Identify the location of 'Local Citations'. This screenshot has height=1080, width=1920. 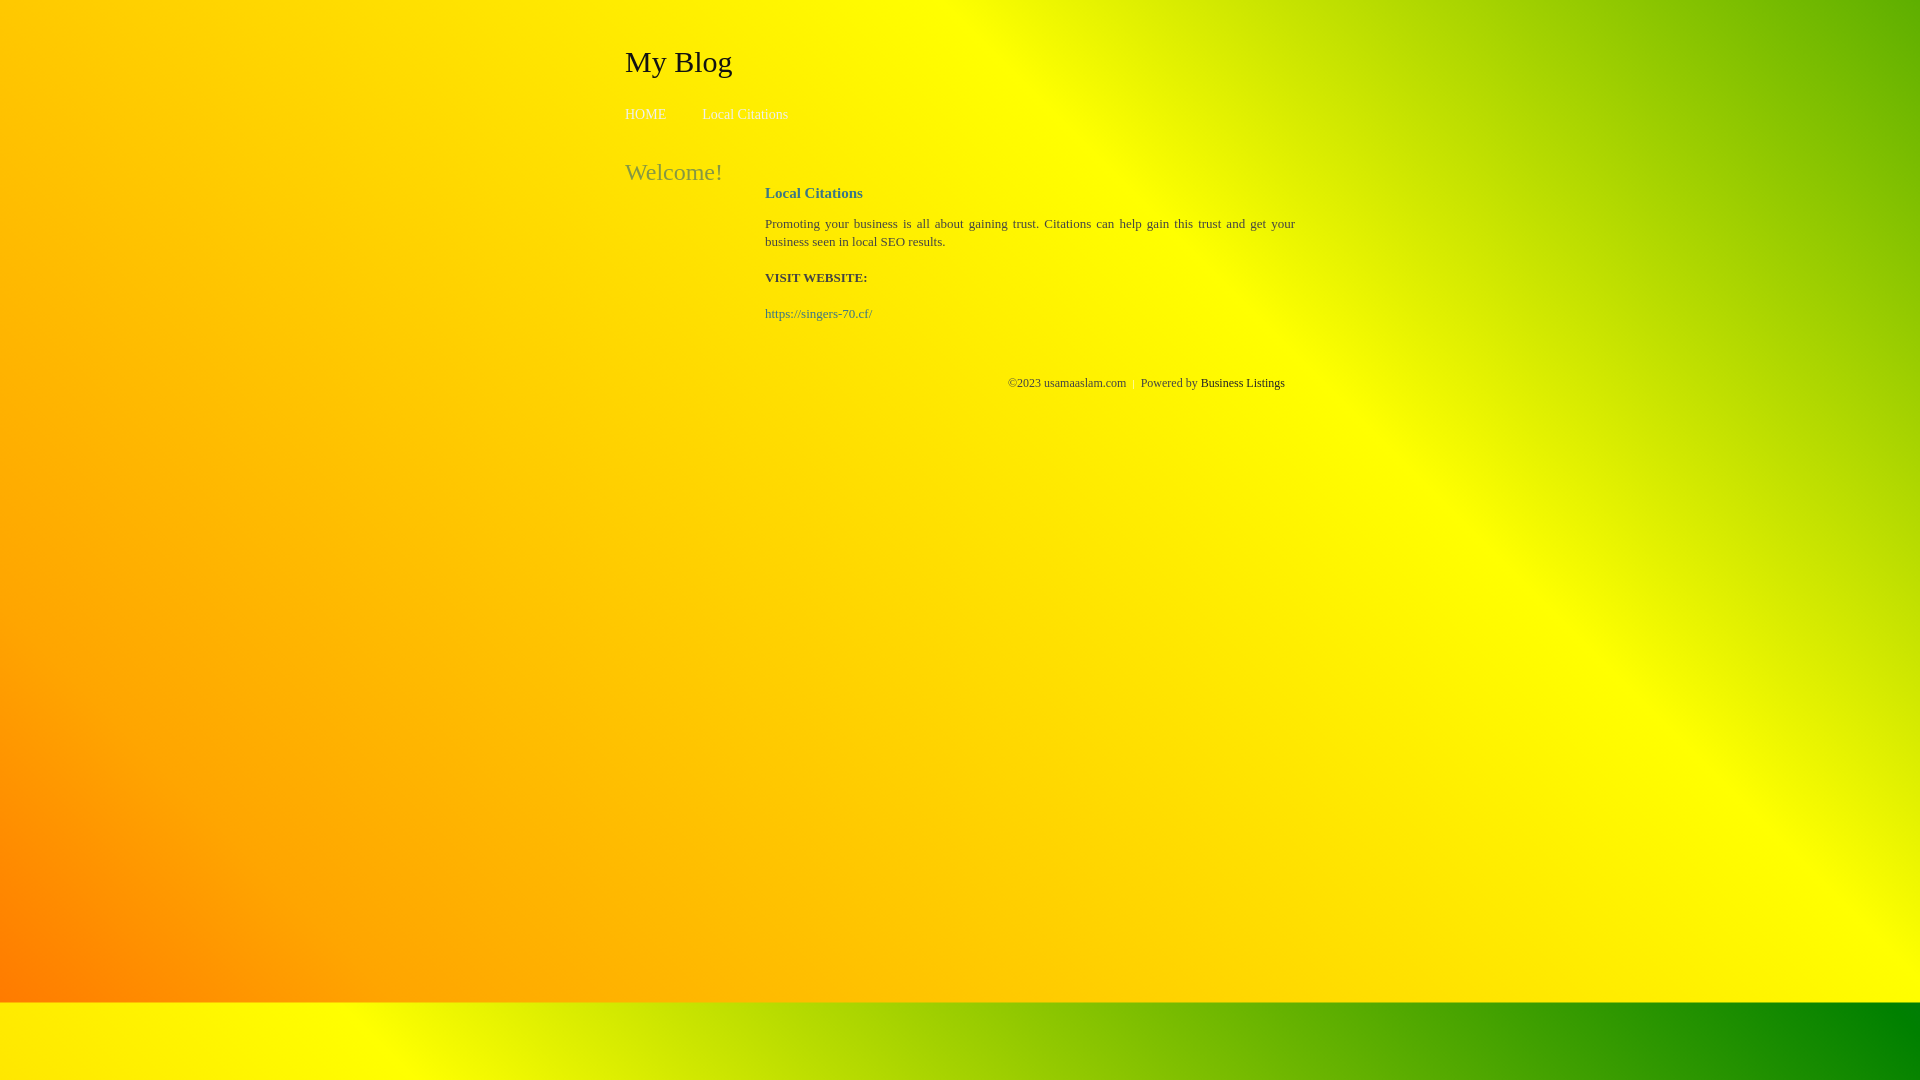
(743, 114).